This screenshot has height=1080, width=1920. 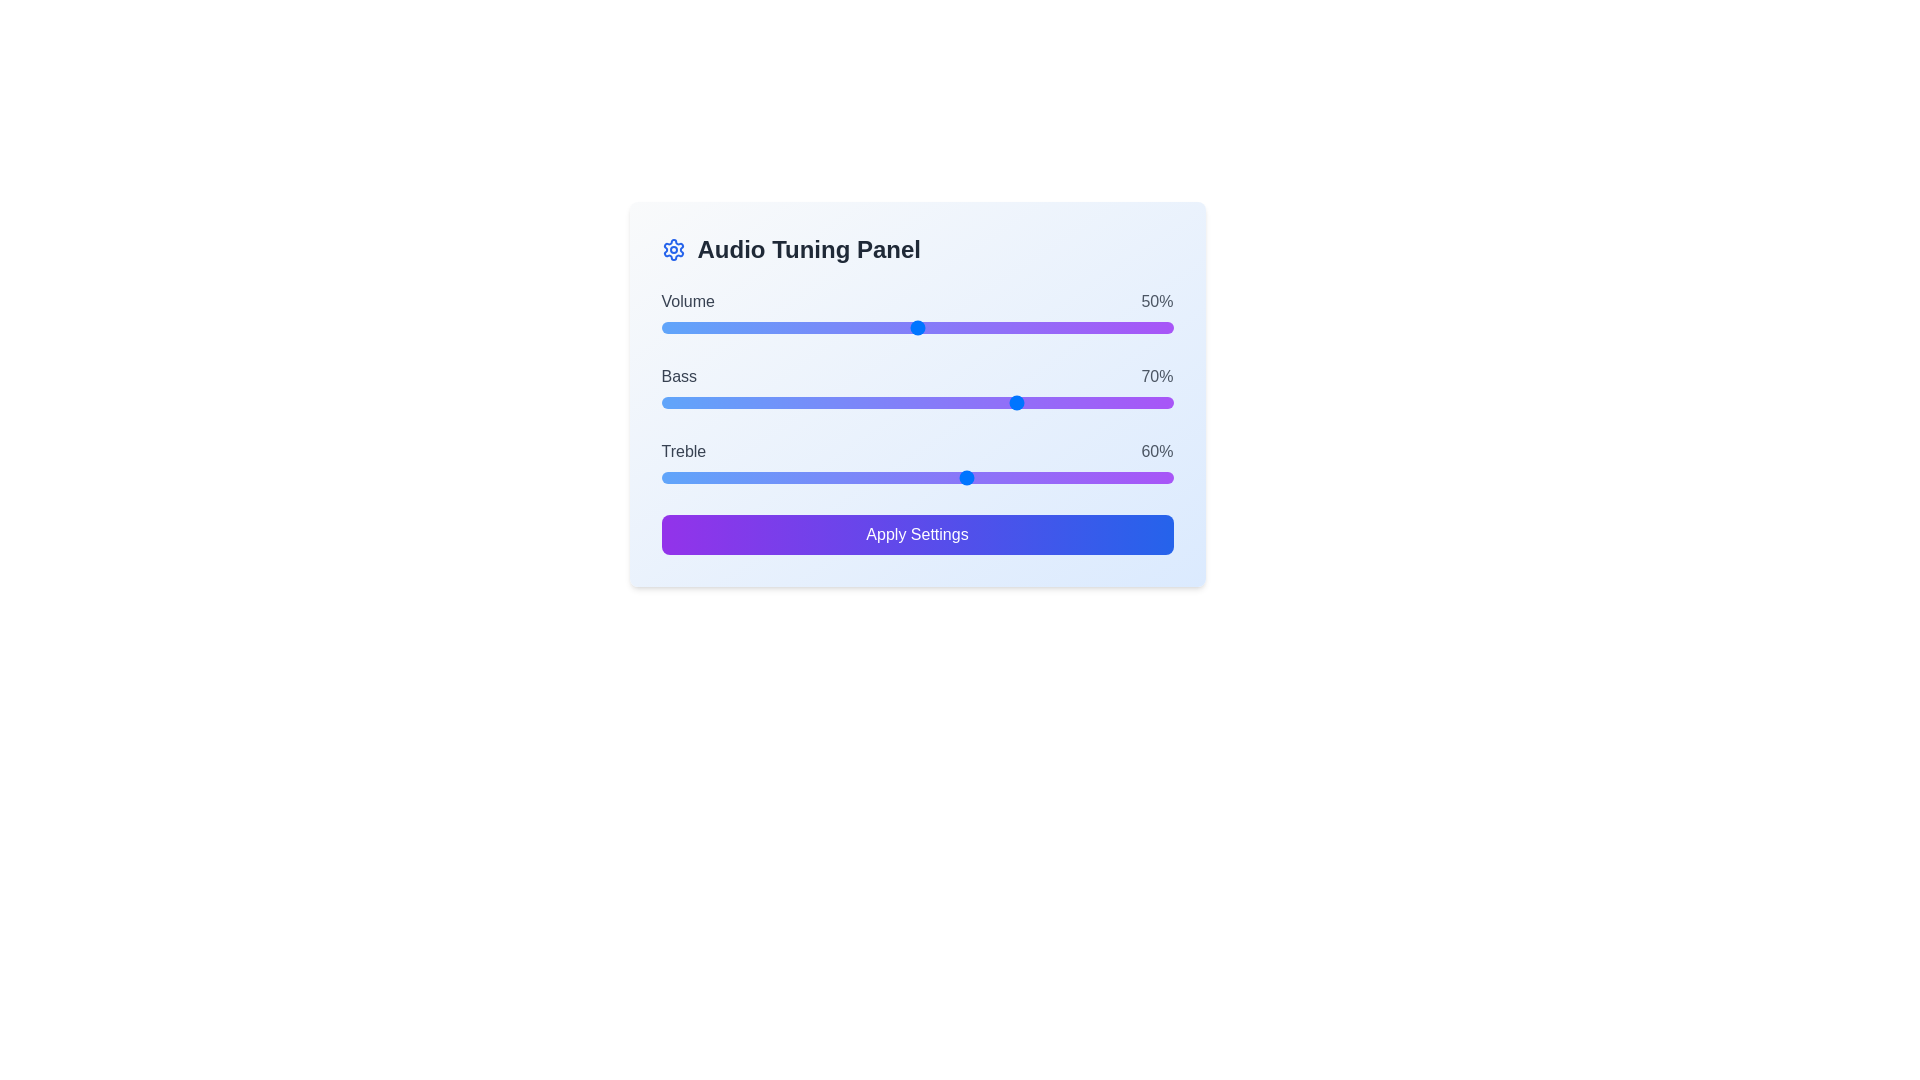 What do you see at coordinates (1035, 402) in the screenshot?
I see `bass level` at bounding box center [1035, 402].